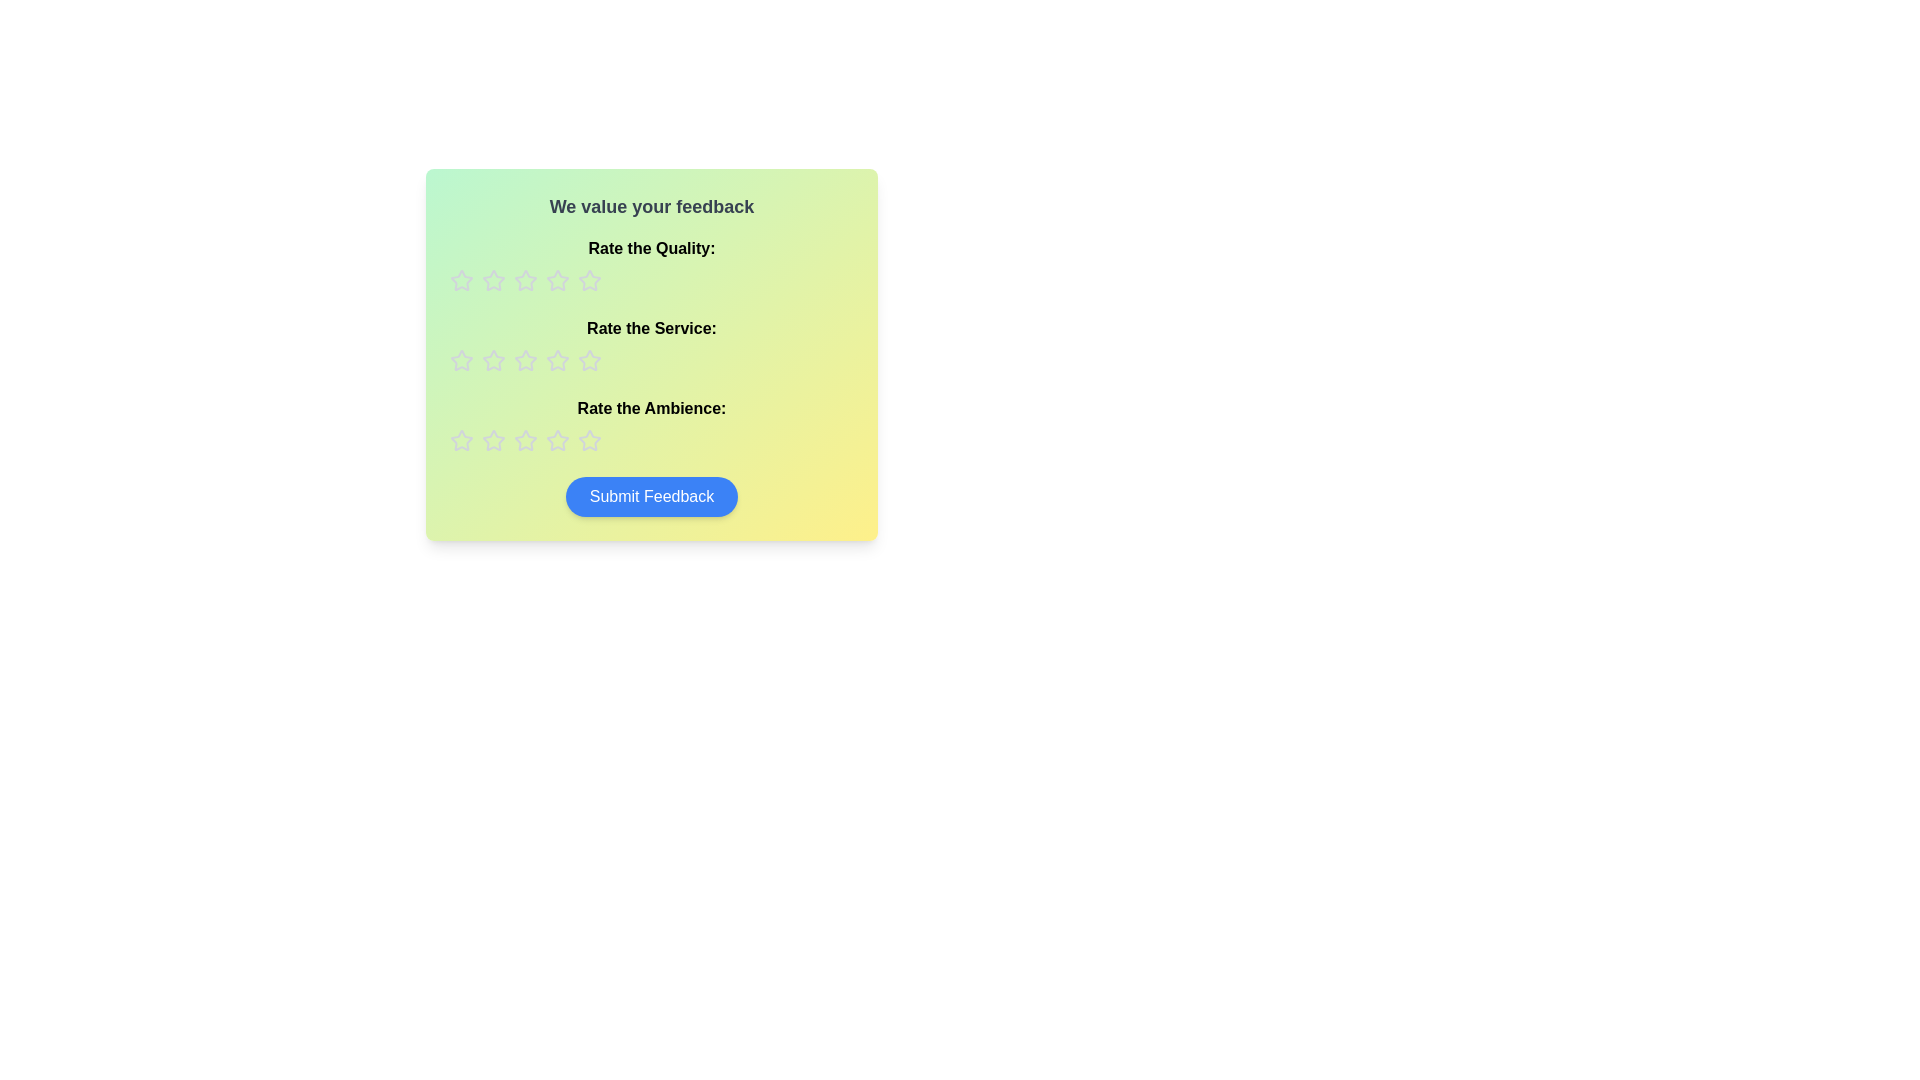 Image resolution: width=1920 pixels, height=1080 pixels. Describe the element at coordinates (652, 281) in the screenshot. I see `the interactive star icons in the Rating component` at that location.